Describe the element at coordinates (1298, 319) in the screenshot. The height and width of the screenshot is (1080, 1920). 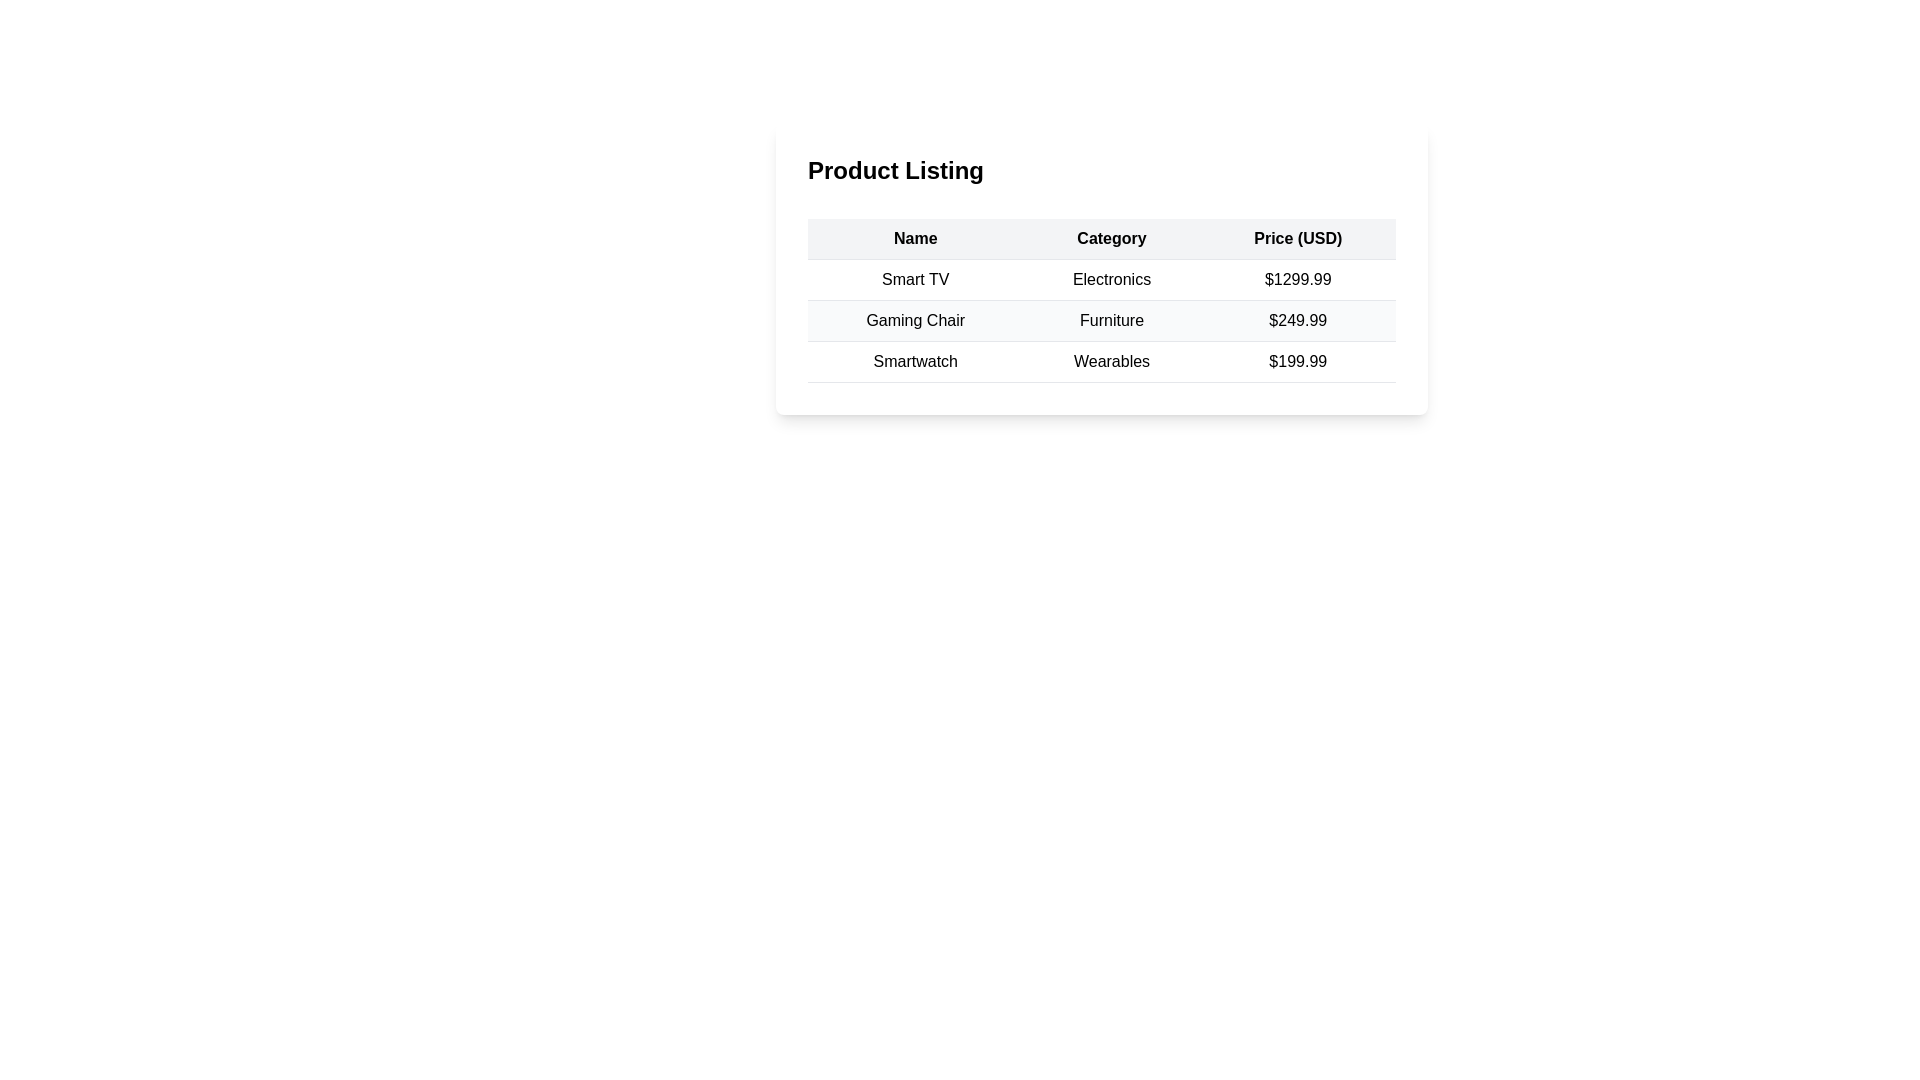
I see `the price label indicating the price of 'Gaming Chair' in the second row of the product listing table` at that location.